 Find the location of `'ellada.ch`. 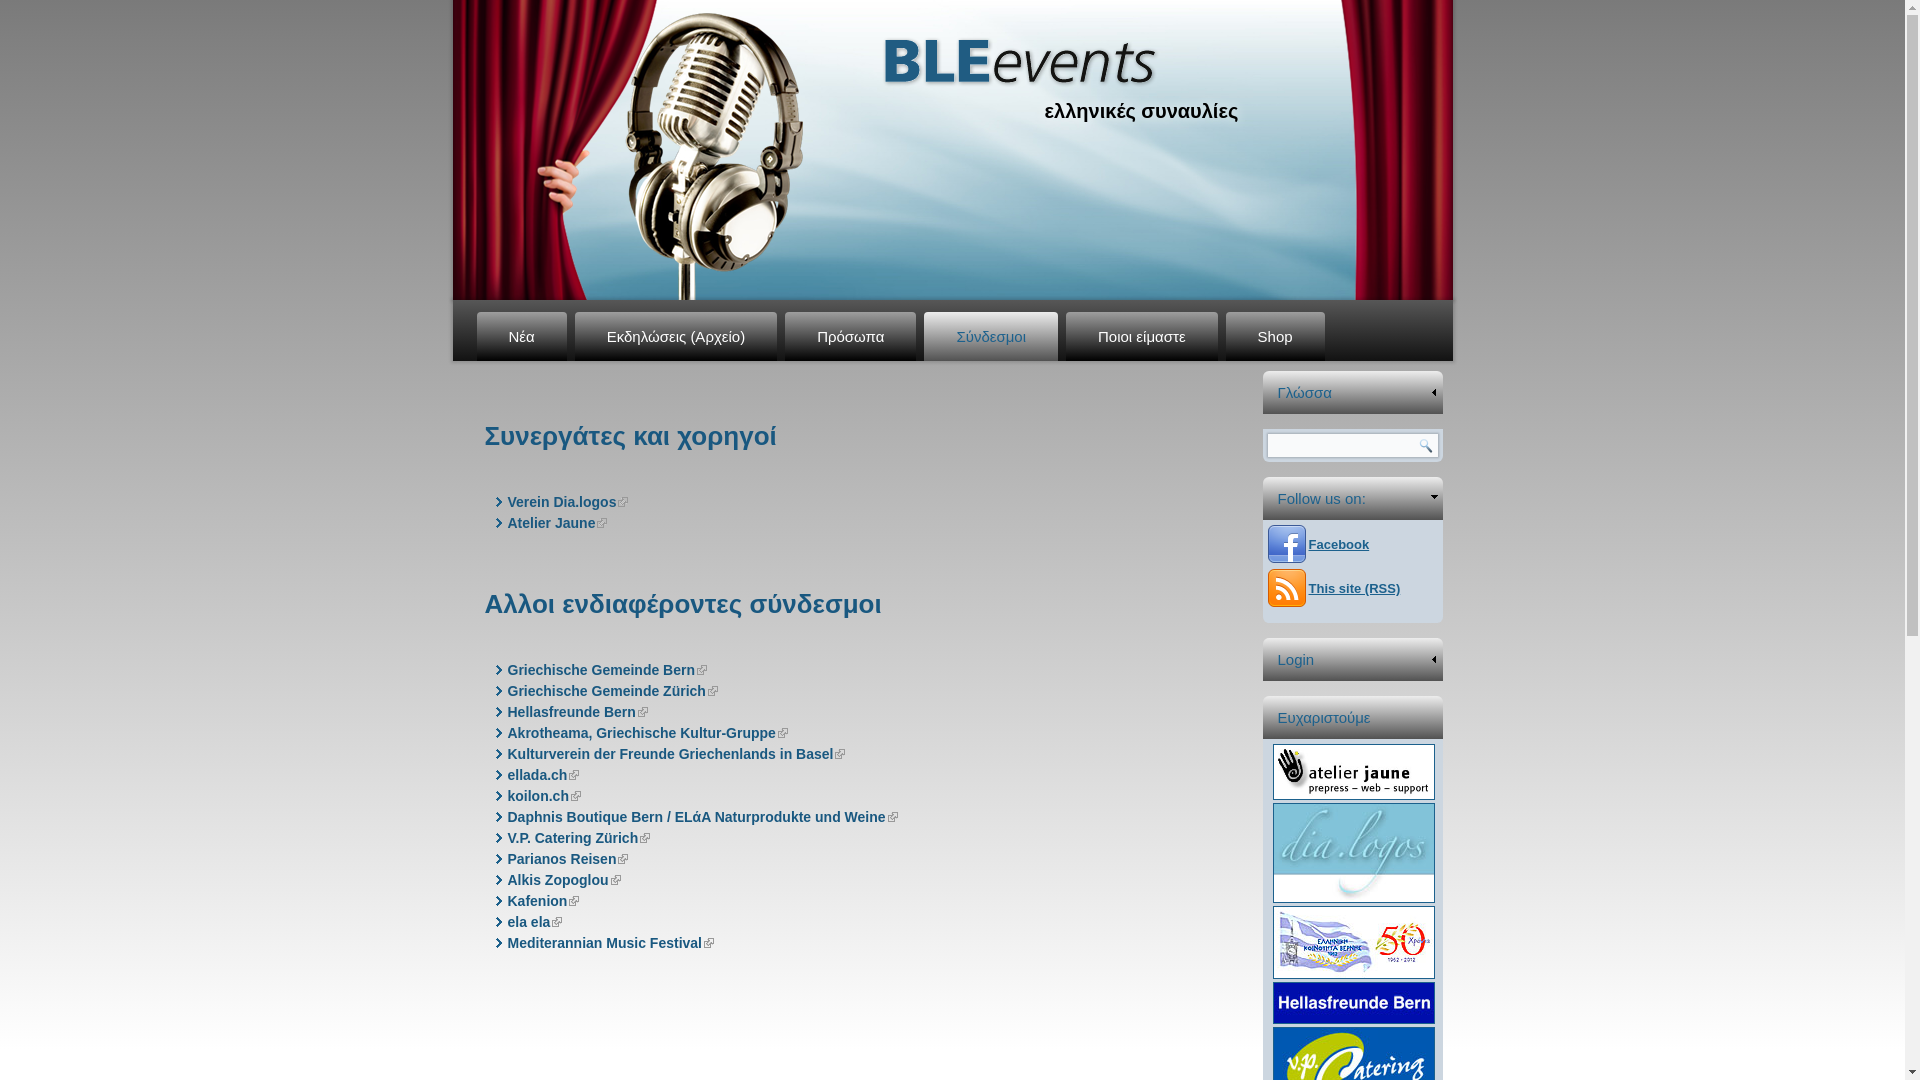

'ellada.ch is located at coordinates (508, 774).